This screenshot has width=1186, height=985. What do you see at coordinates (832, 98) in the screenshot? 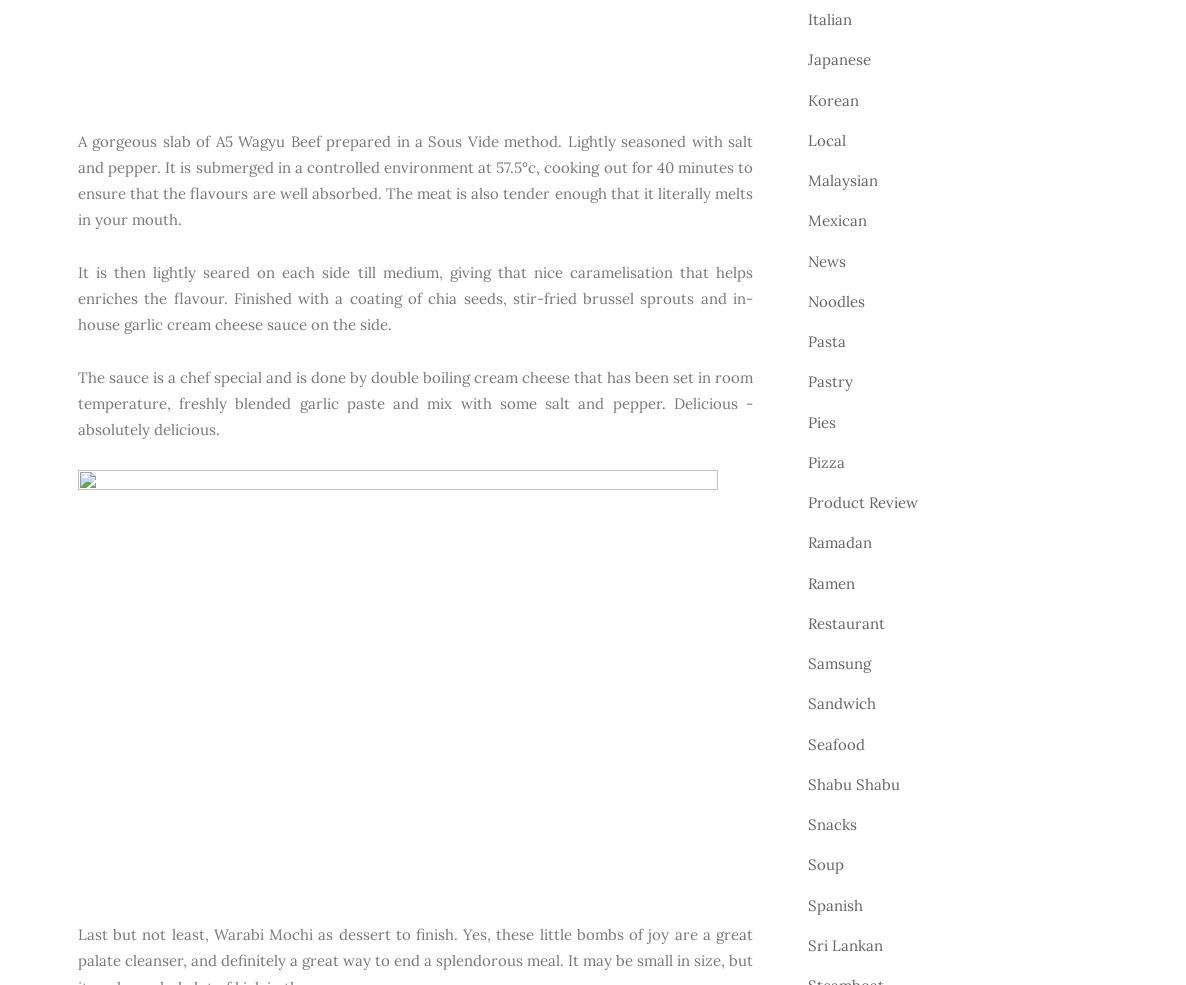
I see `'Korean'` at bounding box center [832, 98].